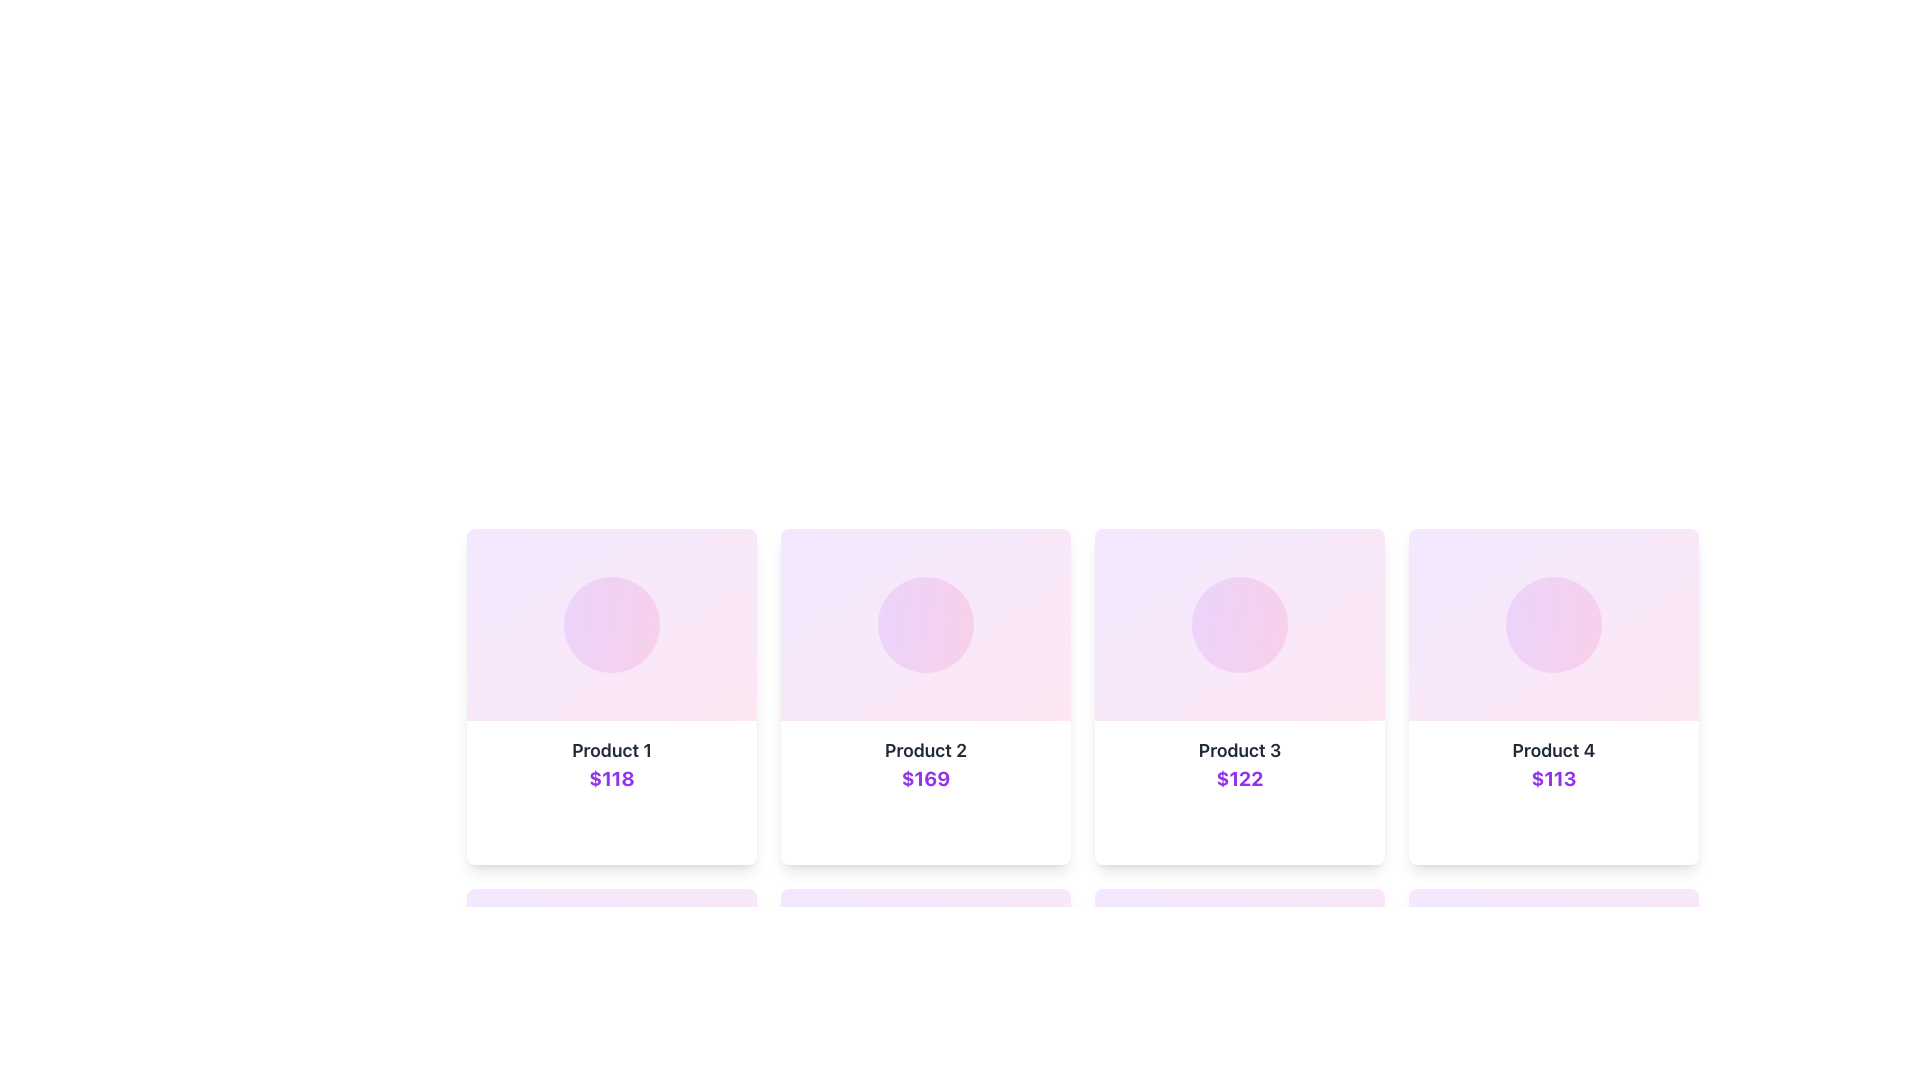  I want to click on the second Product Display Card, so click(925, 792).